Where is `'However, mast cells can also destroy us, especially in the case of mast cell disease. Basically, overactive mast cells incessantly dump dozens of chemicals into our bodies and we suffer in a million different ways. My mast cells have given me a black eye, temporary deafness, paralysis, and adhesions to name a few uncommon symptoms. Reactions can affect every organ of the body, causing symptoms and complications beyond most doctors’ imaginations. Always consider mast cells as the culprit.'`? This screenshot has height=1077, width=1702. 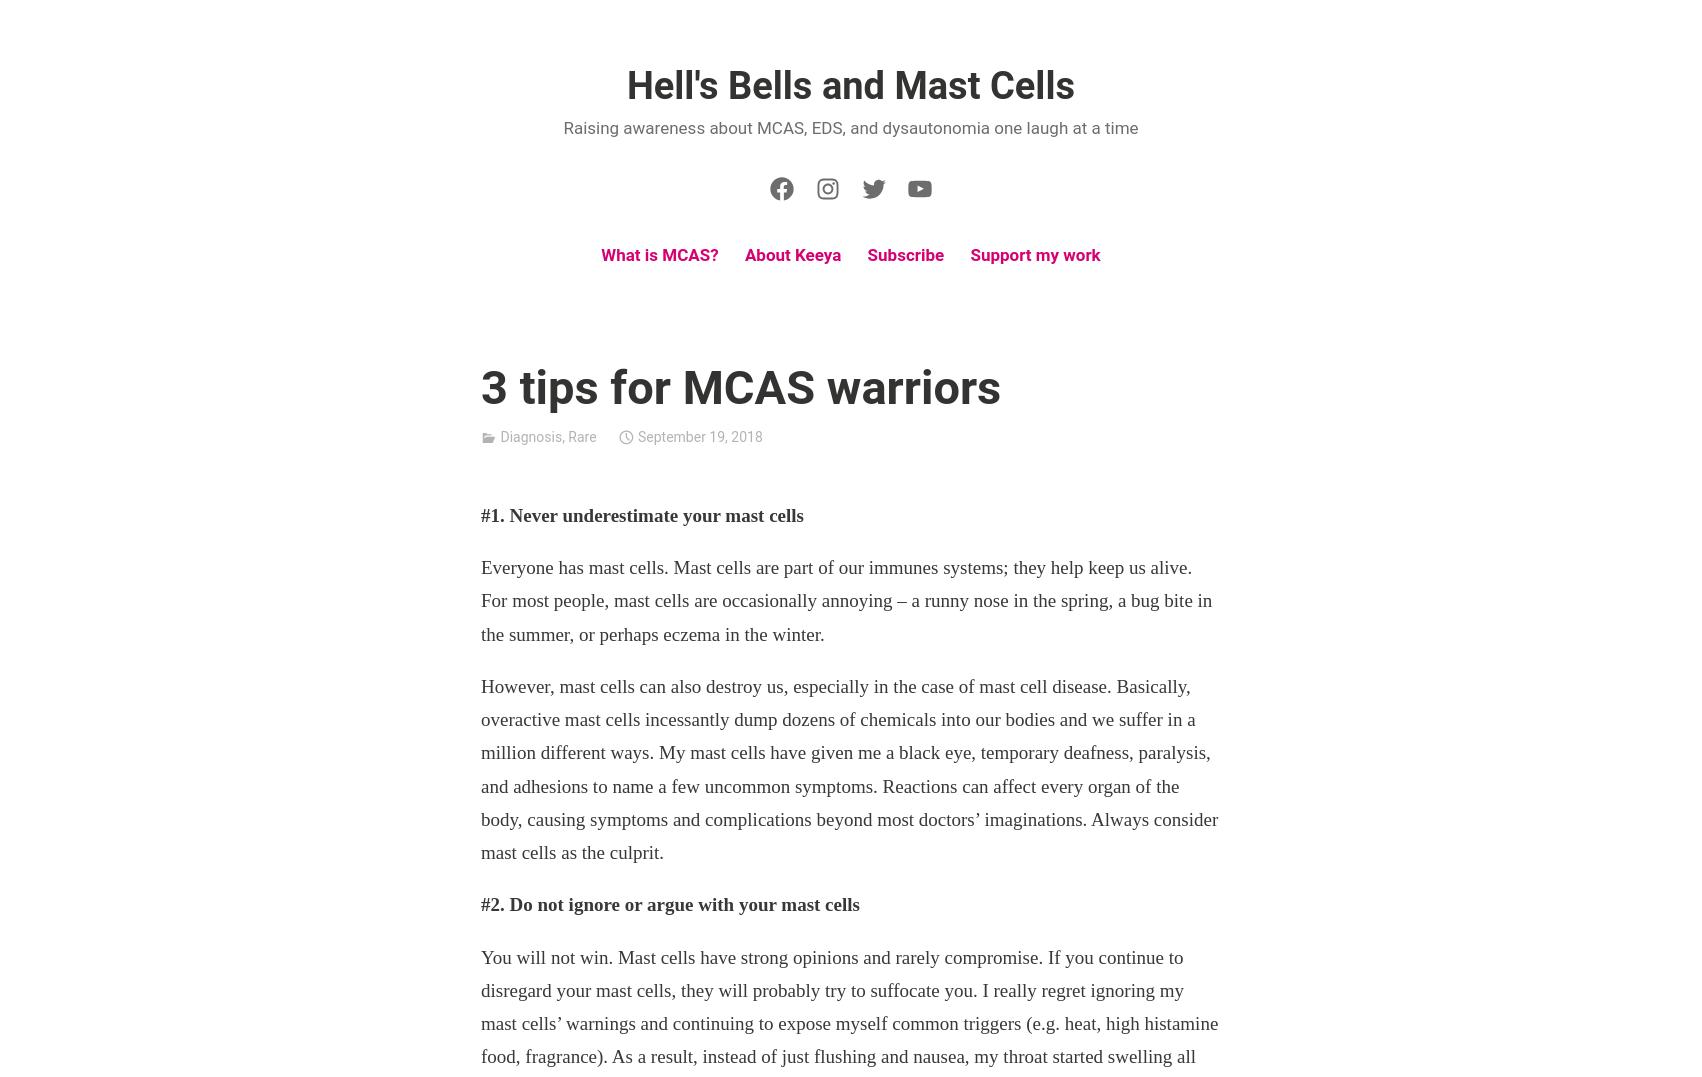 'However, mast cells can also destroy us, especially in the case of mast cell disease. Basically, overactive mast cells incessantly dump dozens of chemicals into our bodies and we suffer in a million different ways. My mast cells have given me a black eye, temporary deafness, paralysis, and adhesions to name a few uncommon symptoms. Reactions can affect every organ of the body, causing symptoms and complications beyond most doctors’ imaginations. Always consider mast cells as the culprit.' is located at coordinates (848, 767).